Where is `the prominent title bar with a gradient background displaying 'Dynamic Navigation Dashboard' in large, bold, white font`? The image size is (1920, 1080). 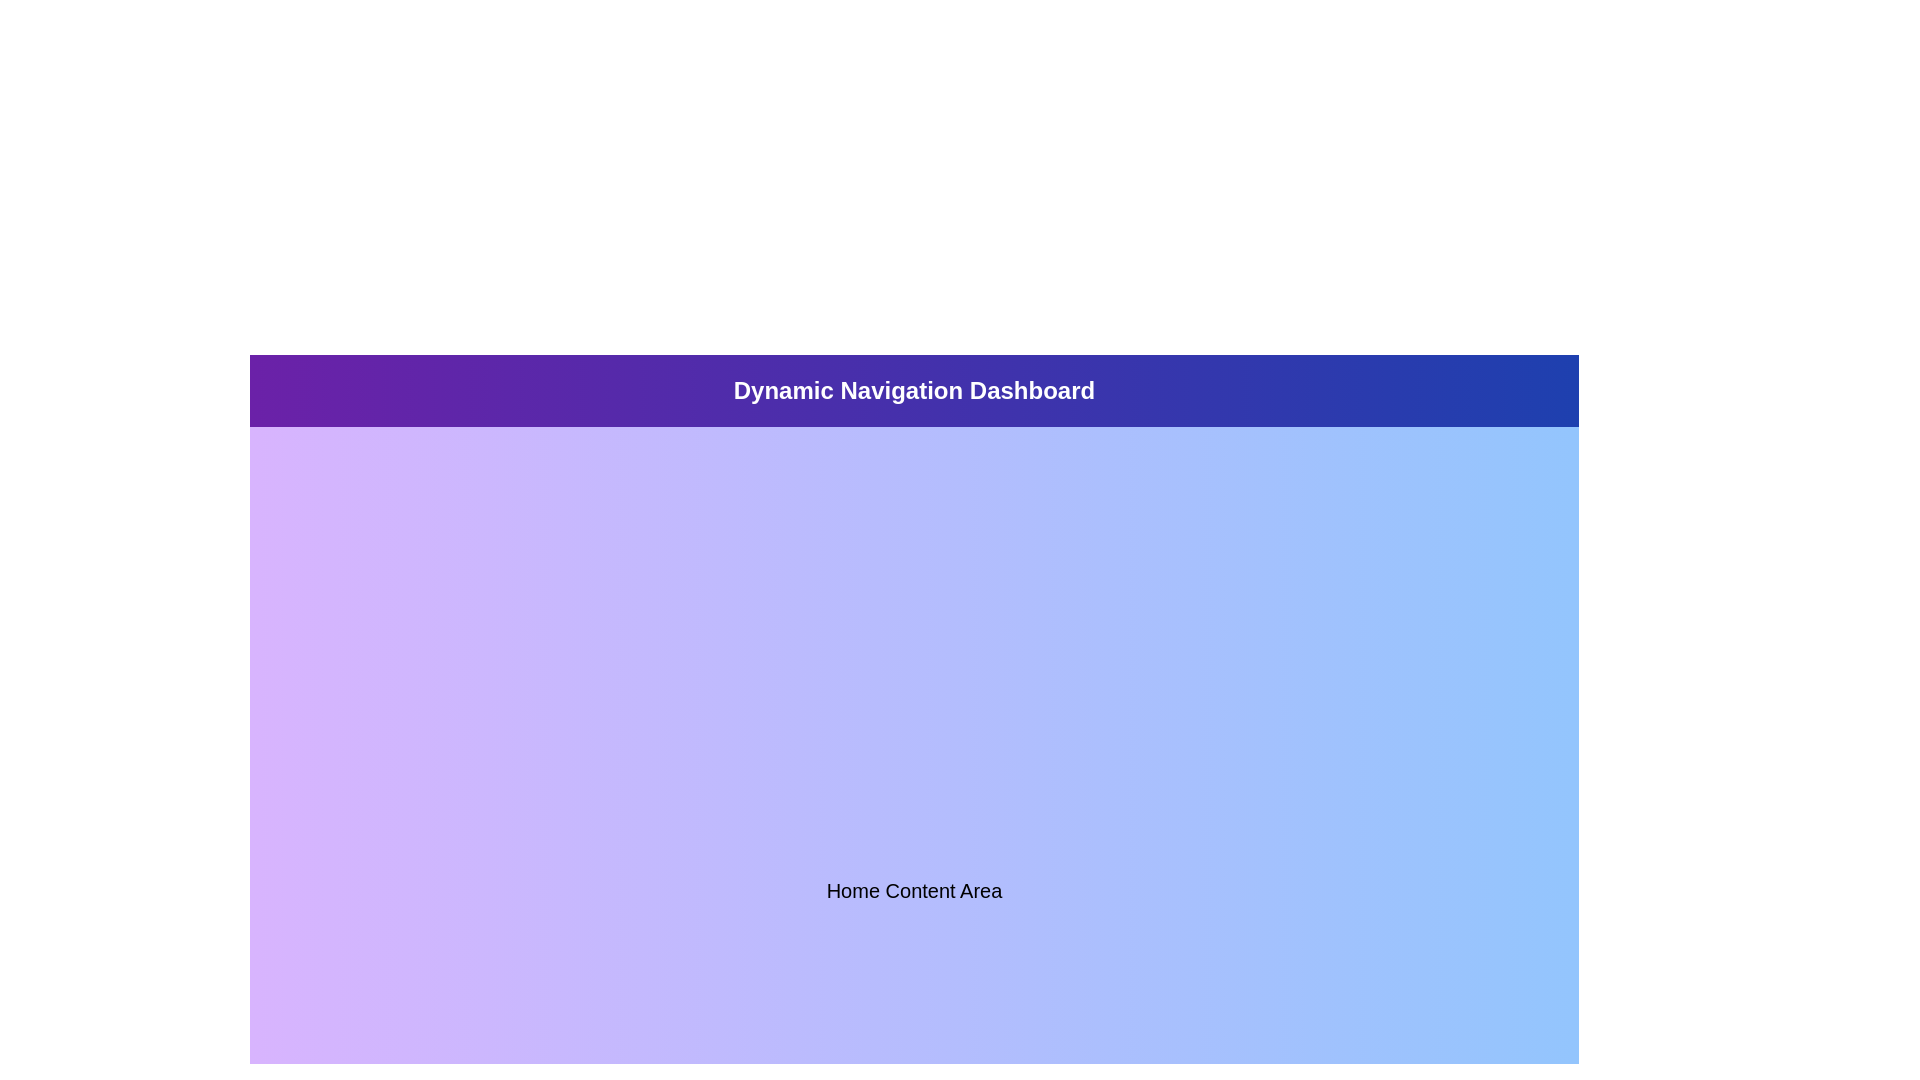
the prominent title bar with a gradient background displaying 'Dynamic Navigation Dashboard' in large, bold, white font is located at coordinates (913, 390).